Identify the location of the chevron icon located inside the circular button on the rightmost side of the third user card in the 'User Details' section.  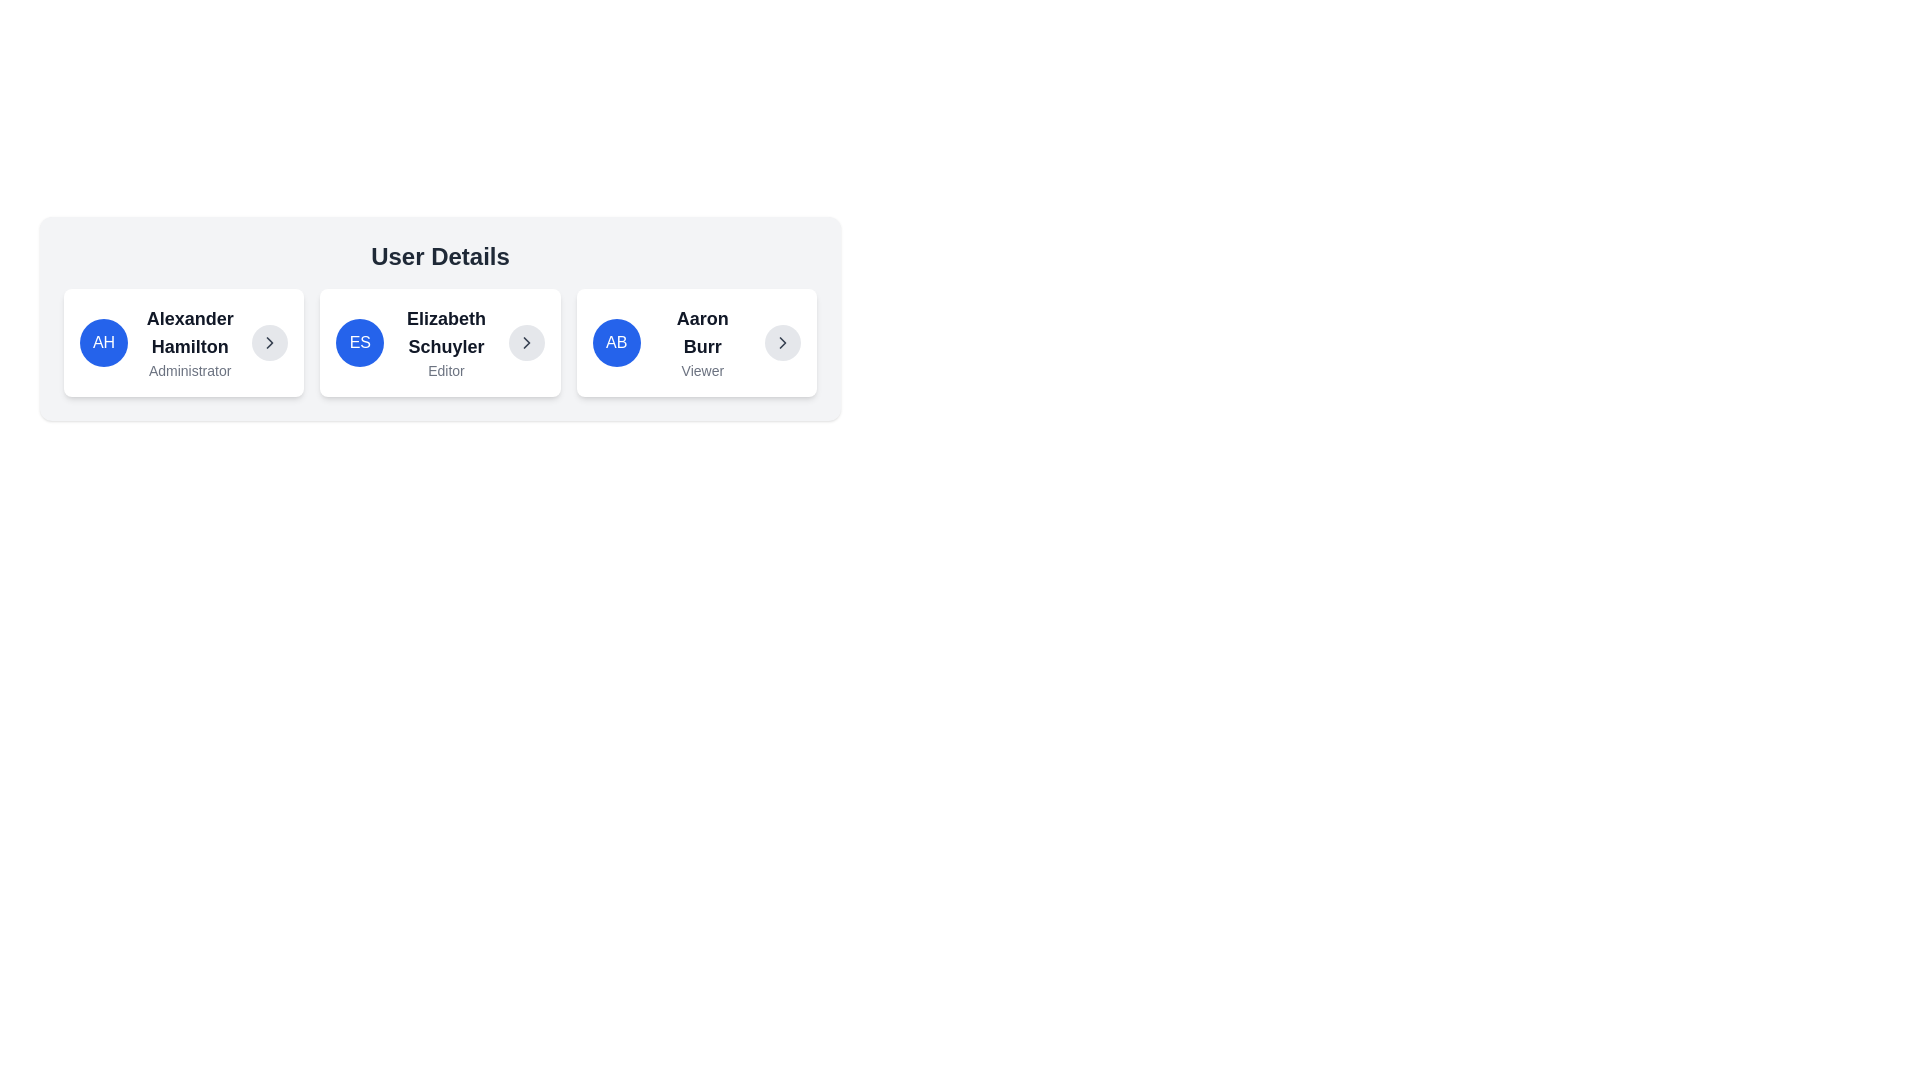
(781, 342).